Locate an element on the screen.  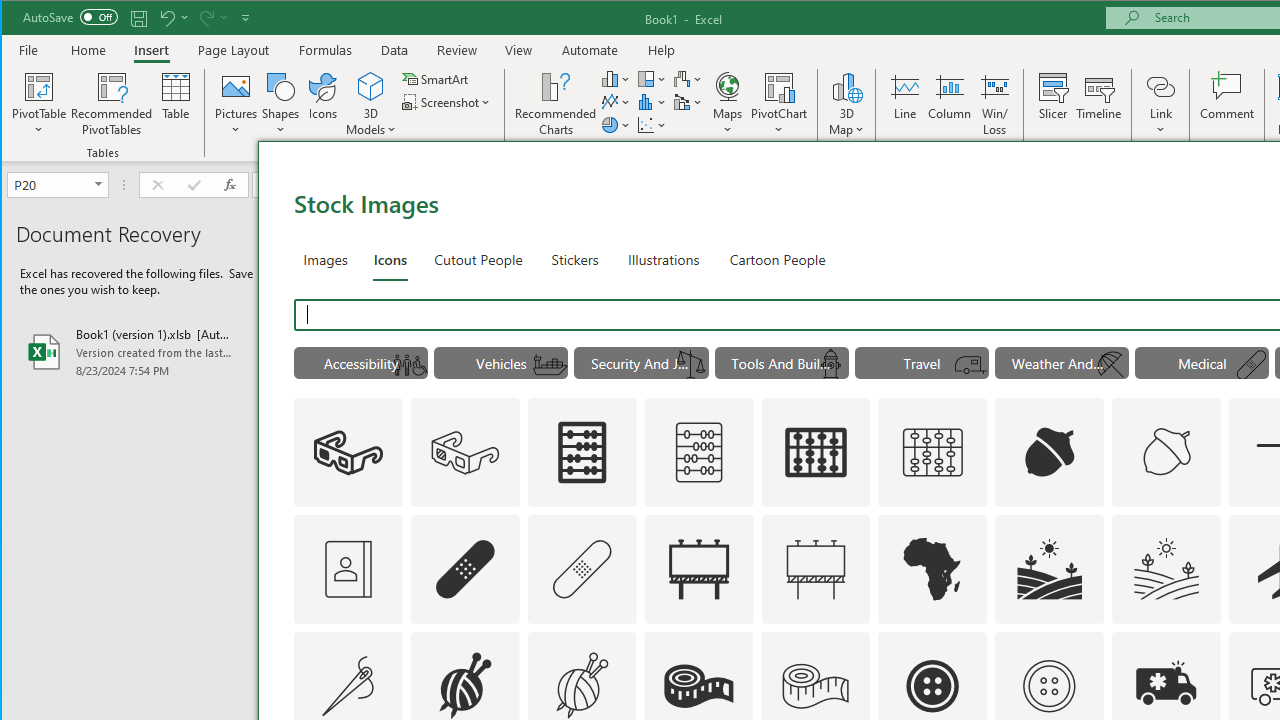
'"Travel" Icons.' is located at coordinates (921, 362).